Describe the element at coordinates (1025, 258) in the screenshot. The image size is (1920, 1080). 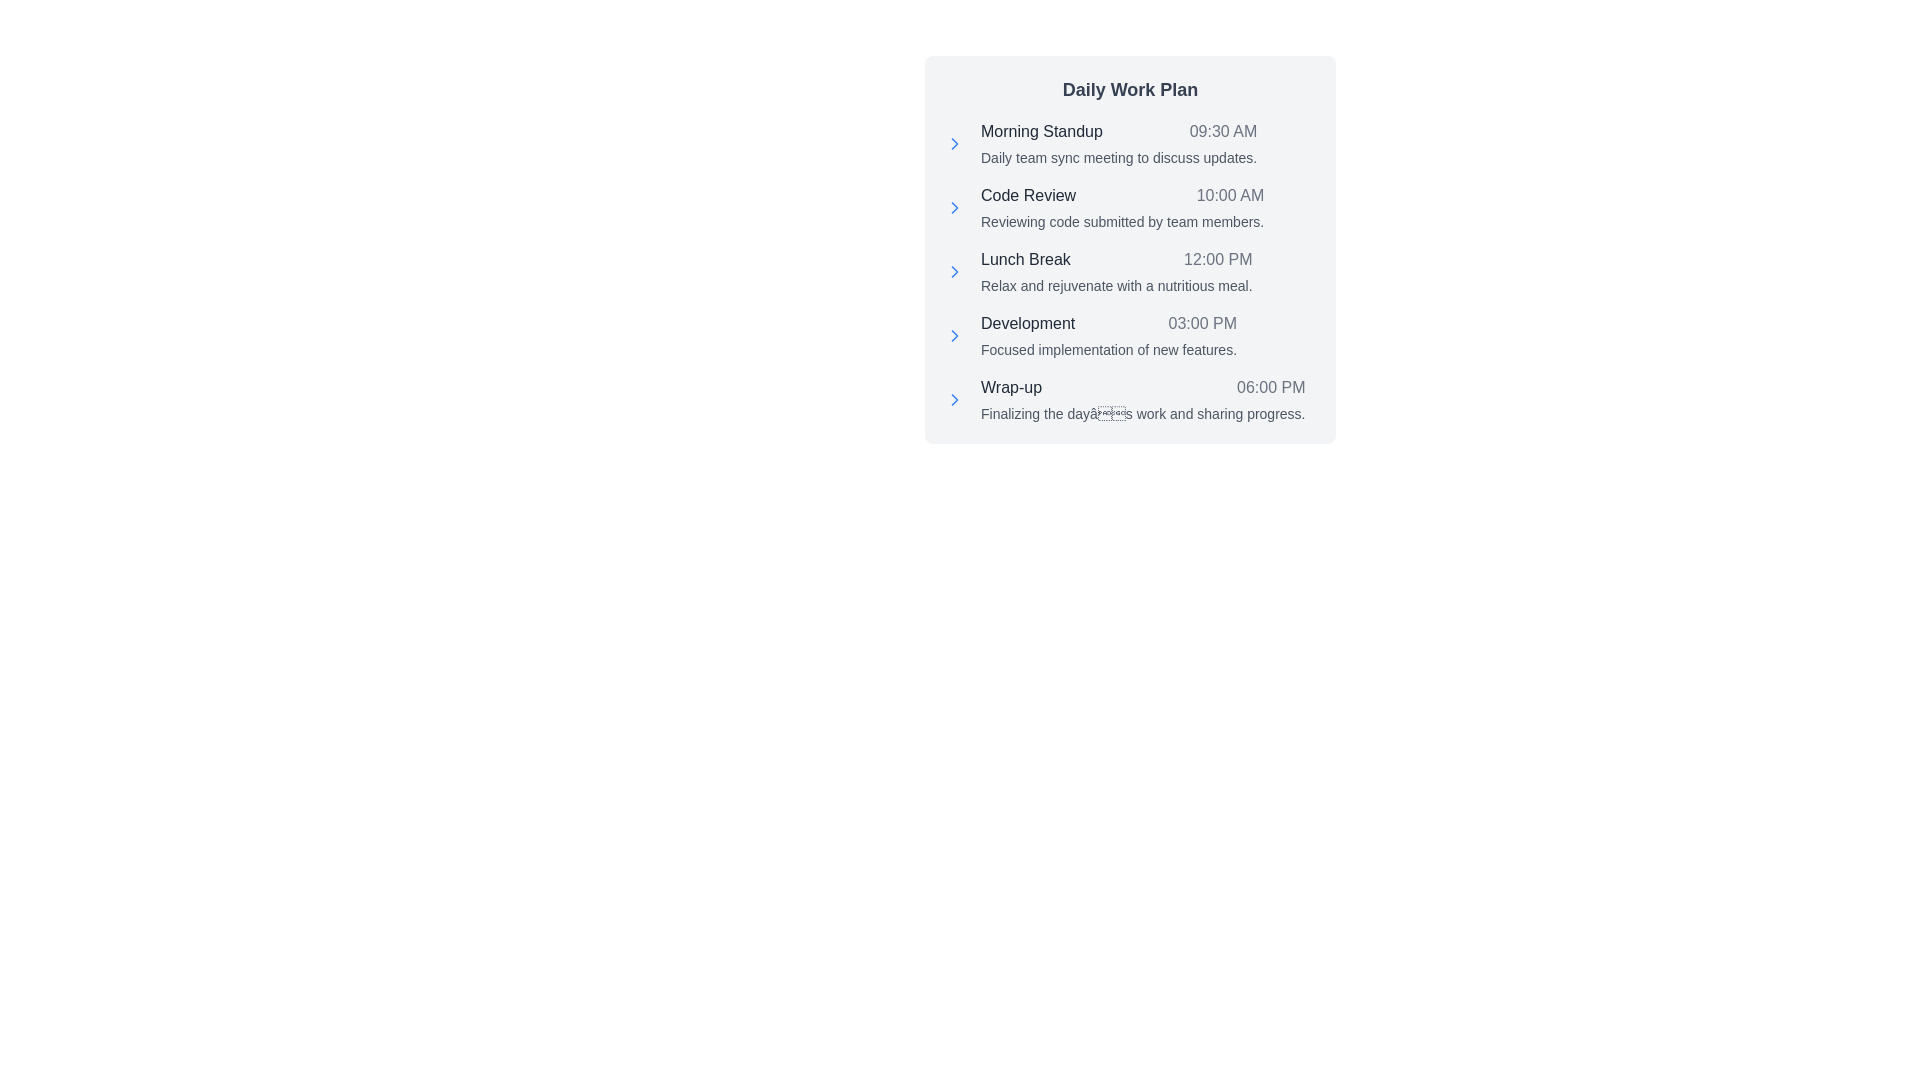
I see `the 'Lunch Break' text label in the 'Daily Work Plan' section, located to the left of the '12:00 PM' time indicator and between 'Code Review' and 'Development'` at that location.